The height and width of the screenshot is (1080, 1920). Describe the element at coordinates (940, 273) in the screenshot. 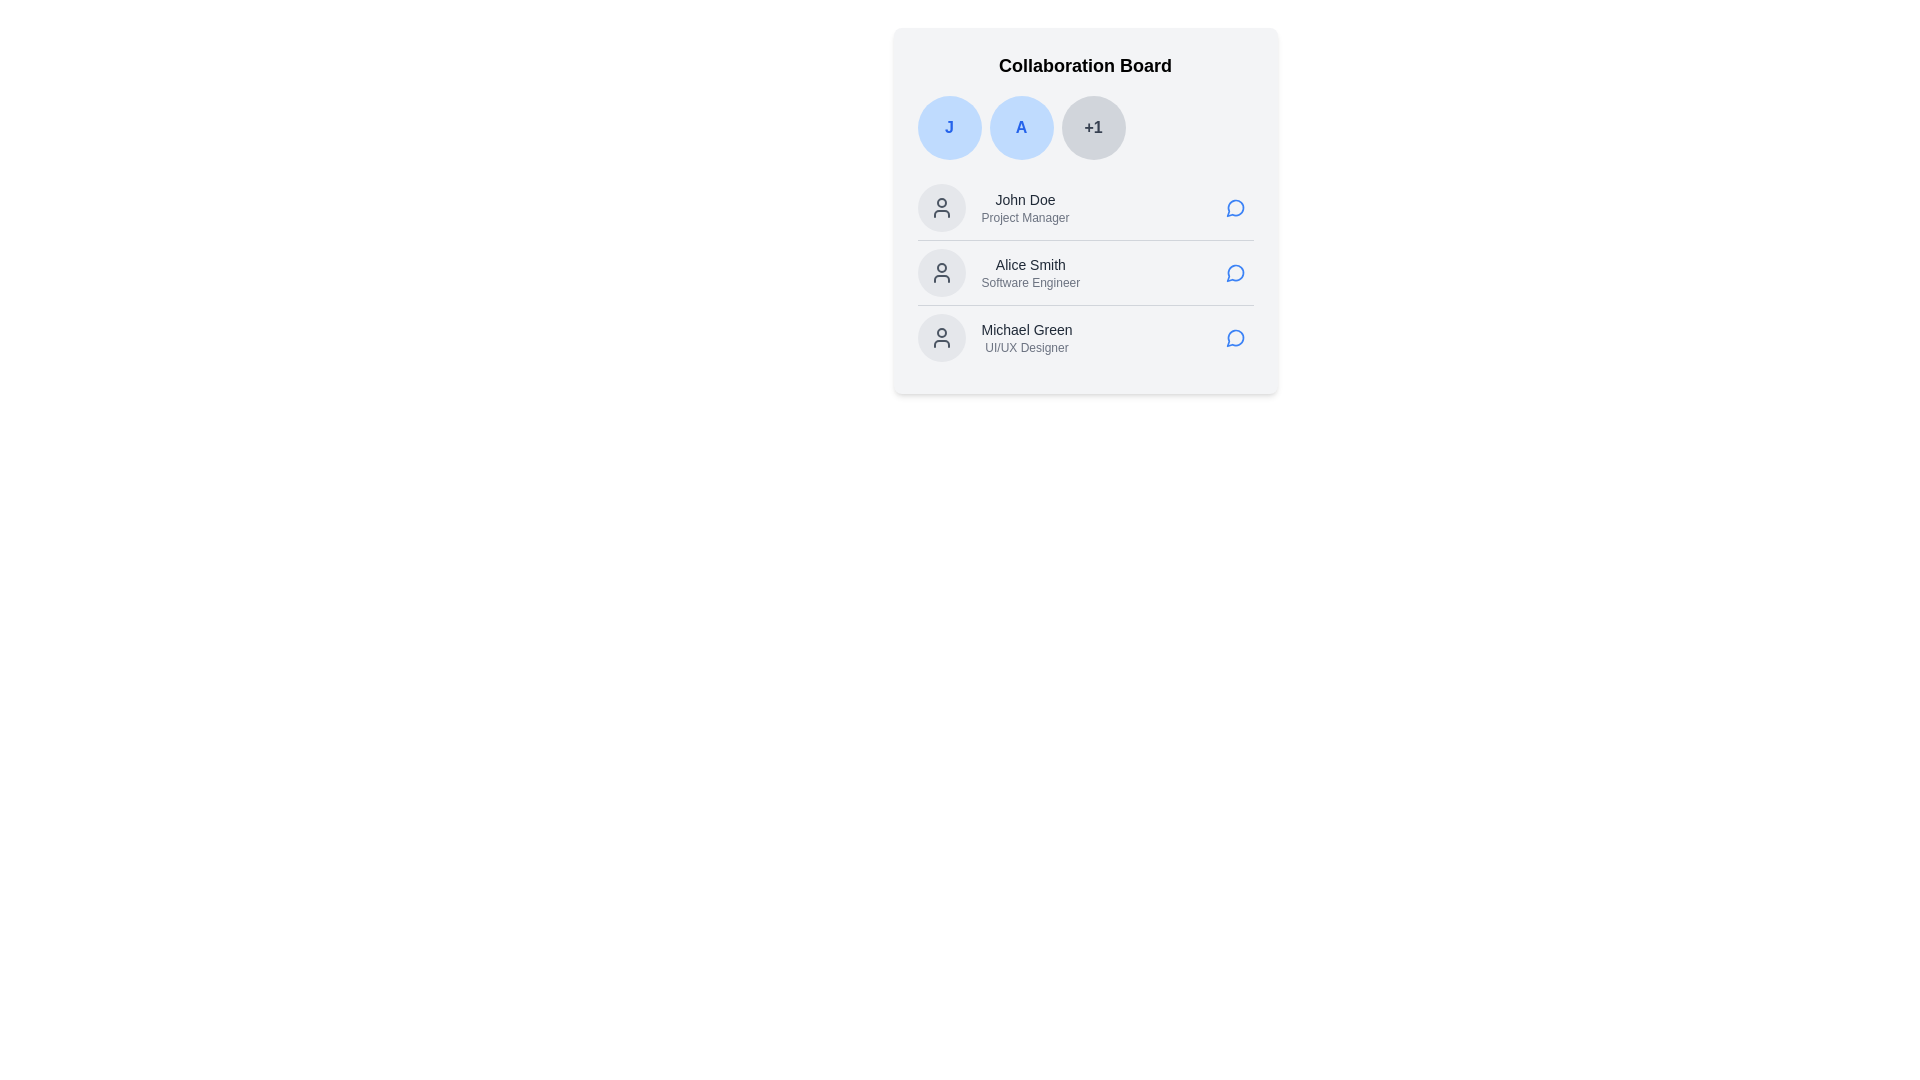

I see `the Profile Avatar representing 'Alice Smith', which is positioned to the left of 'Alice Smith Software Engineer' in the 'Collaboration Board' panel` at that location.